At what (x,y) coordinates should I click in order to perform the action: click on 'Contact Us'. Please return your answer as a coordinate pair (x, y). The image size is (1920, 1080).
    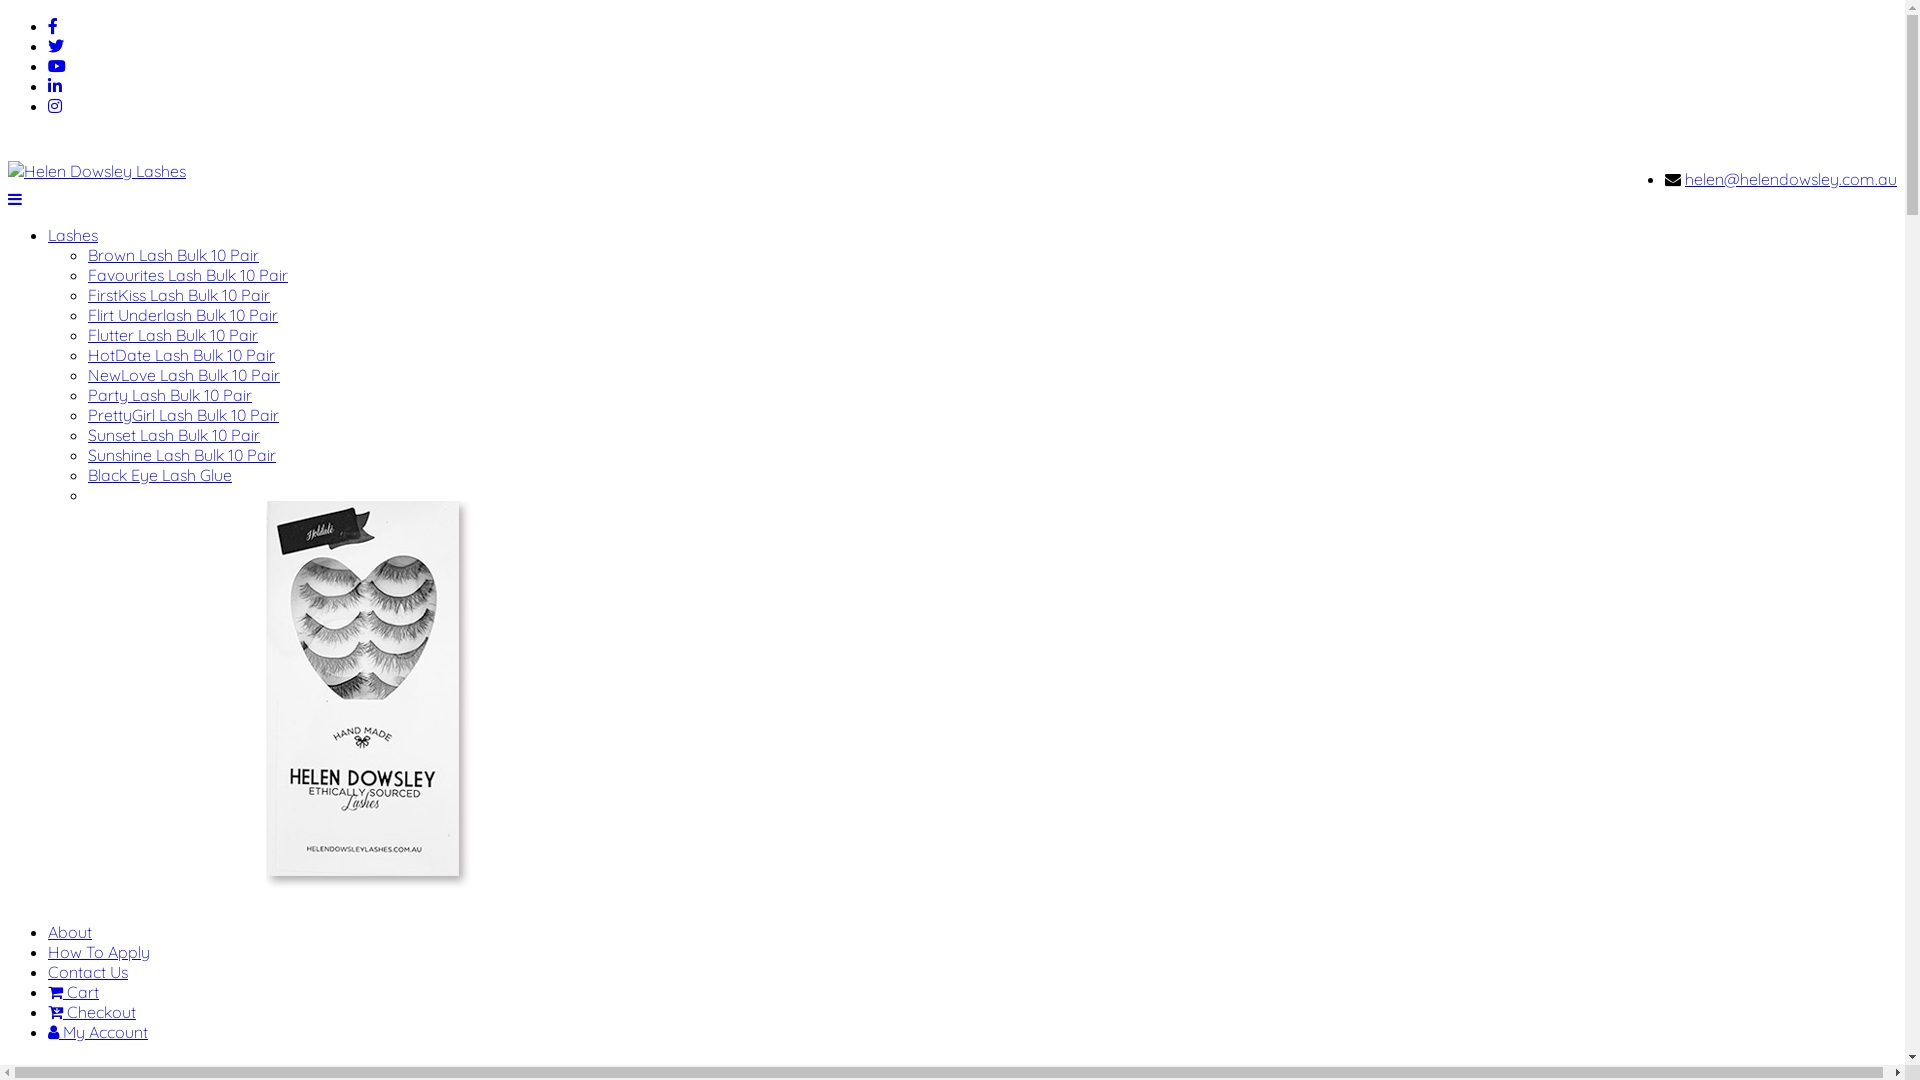
    Looking at the image, I should click on (48, 971).